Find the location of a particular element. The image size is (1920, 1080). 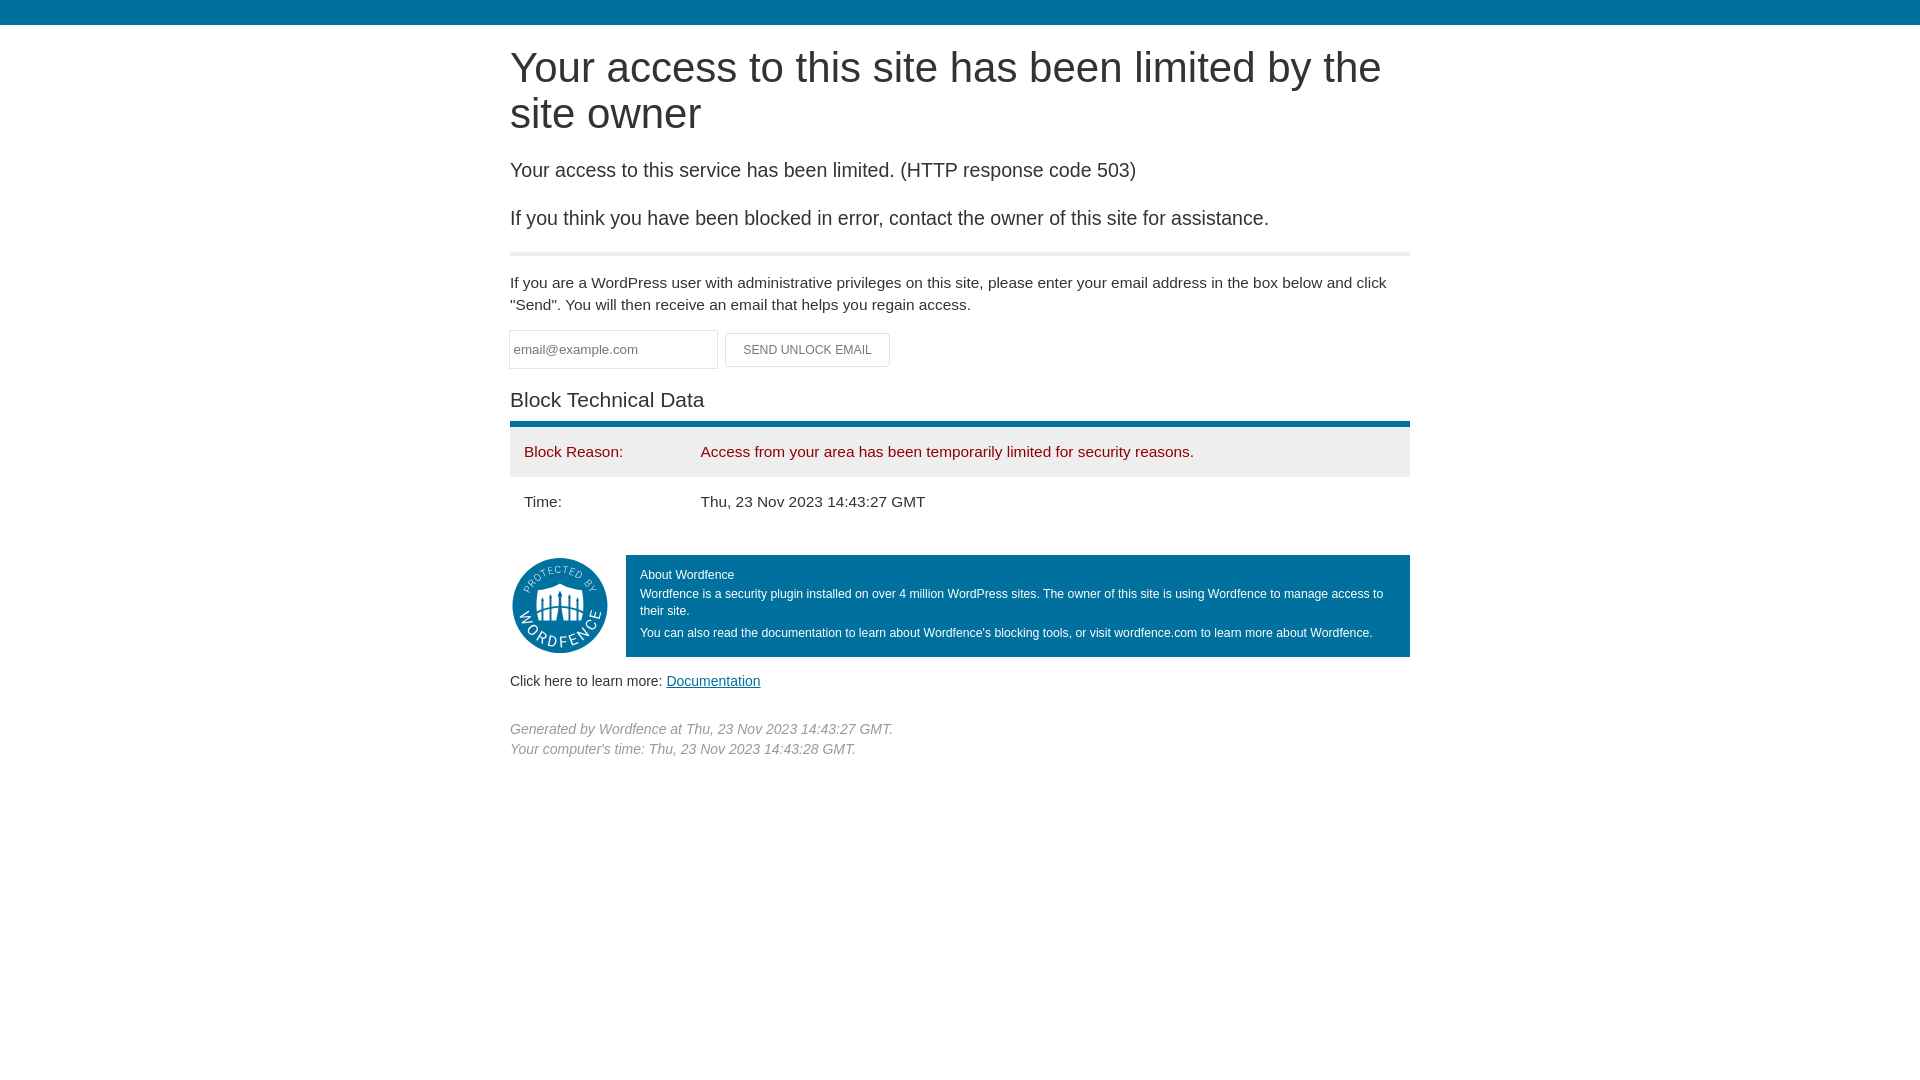

'Documentation' is located at coordinates (713, 680).